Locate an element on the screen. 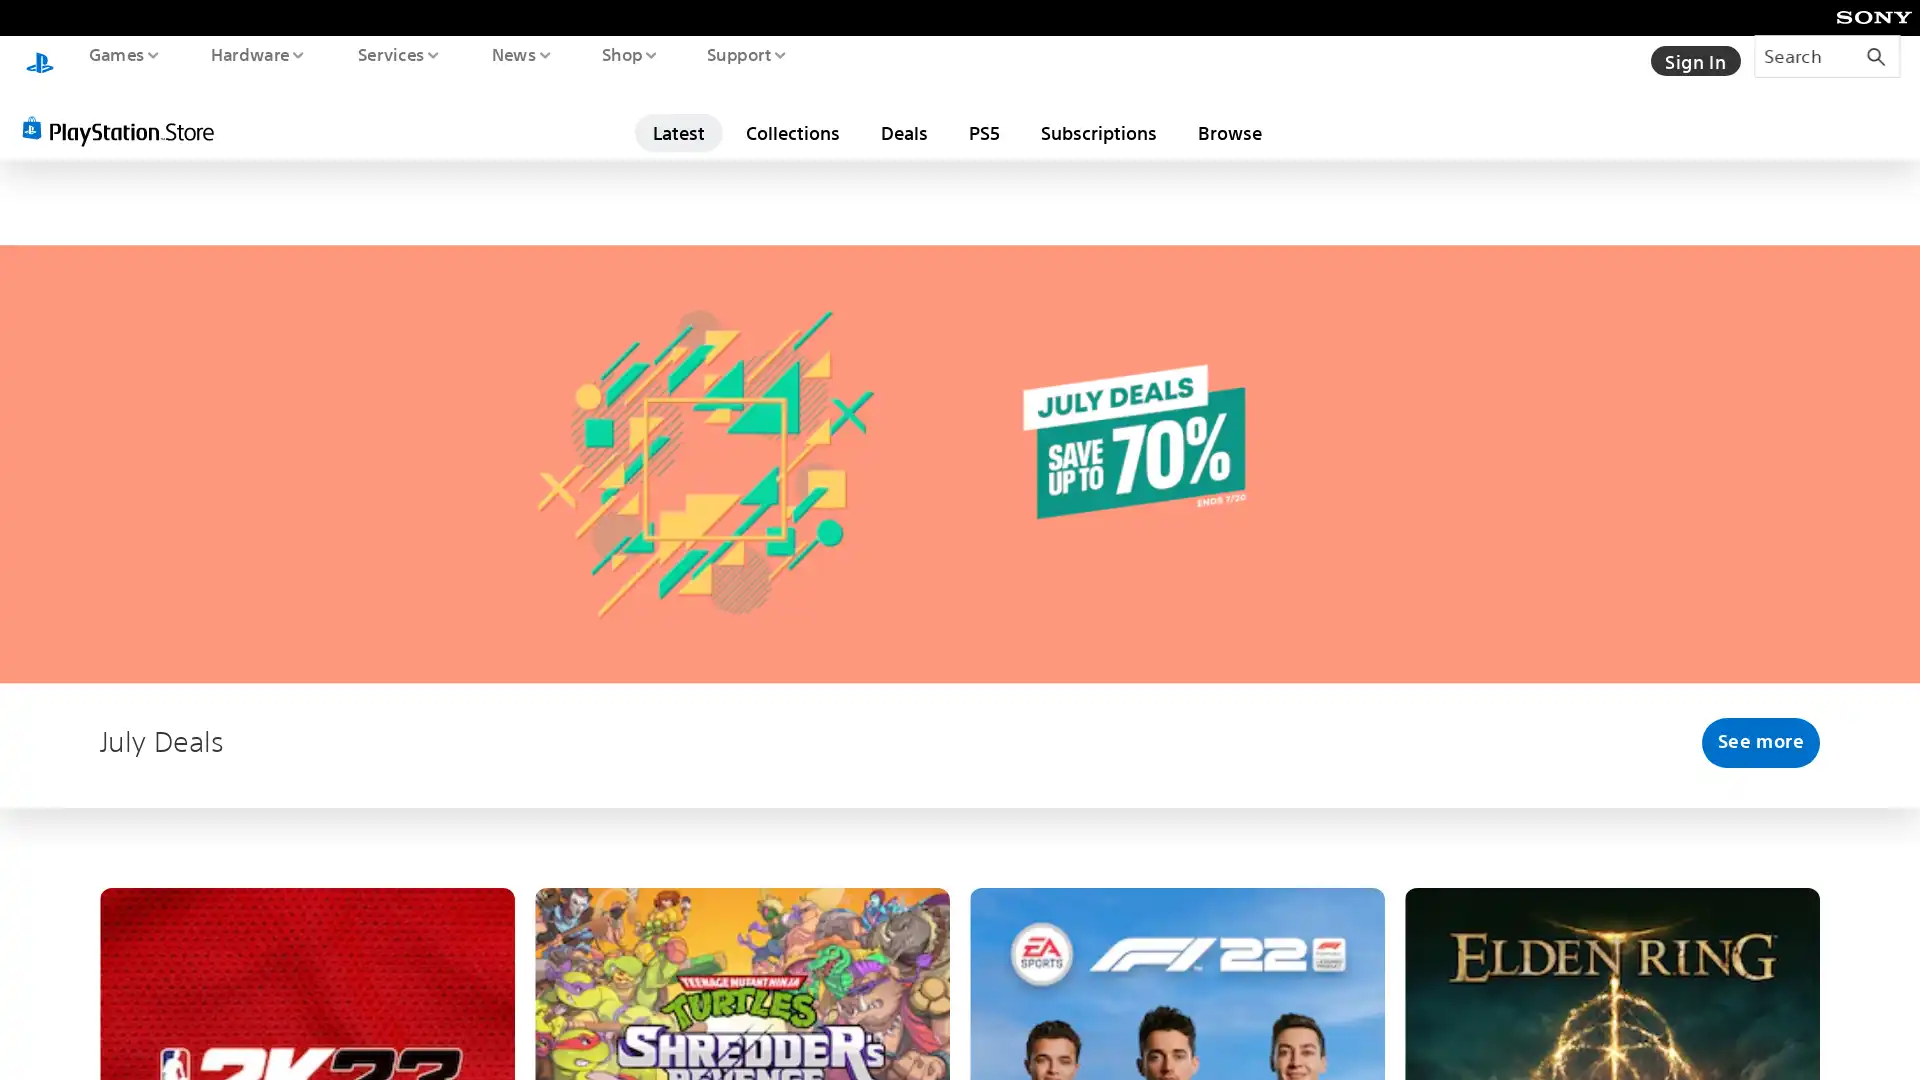  Search is located at coordinates (1827, 55).